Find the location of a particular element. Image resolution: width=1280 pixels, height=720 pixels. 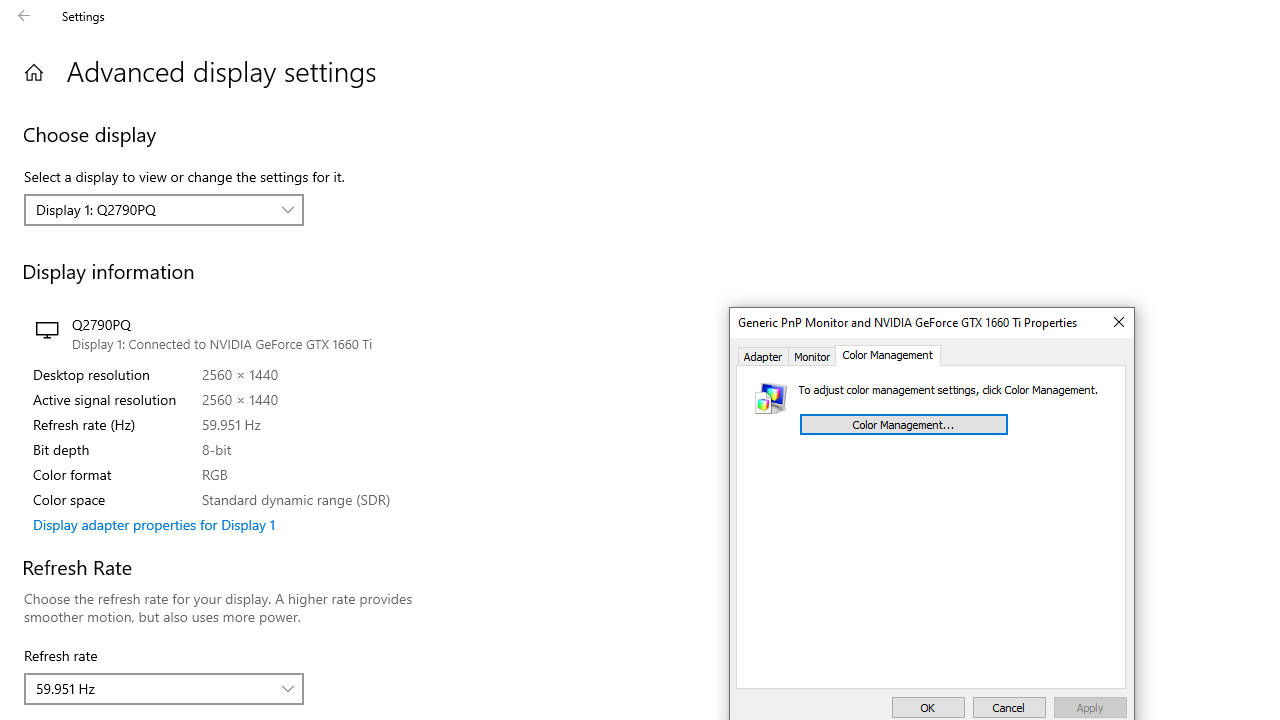

'Adapter' is located at coordinates (762, 355).